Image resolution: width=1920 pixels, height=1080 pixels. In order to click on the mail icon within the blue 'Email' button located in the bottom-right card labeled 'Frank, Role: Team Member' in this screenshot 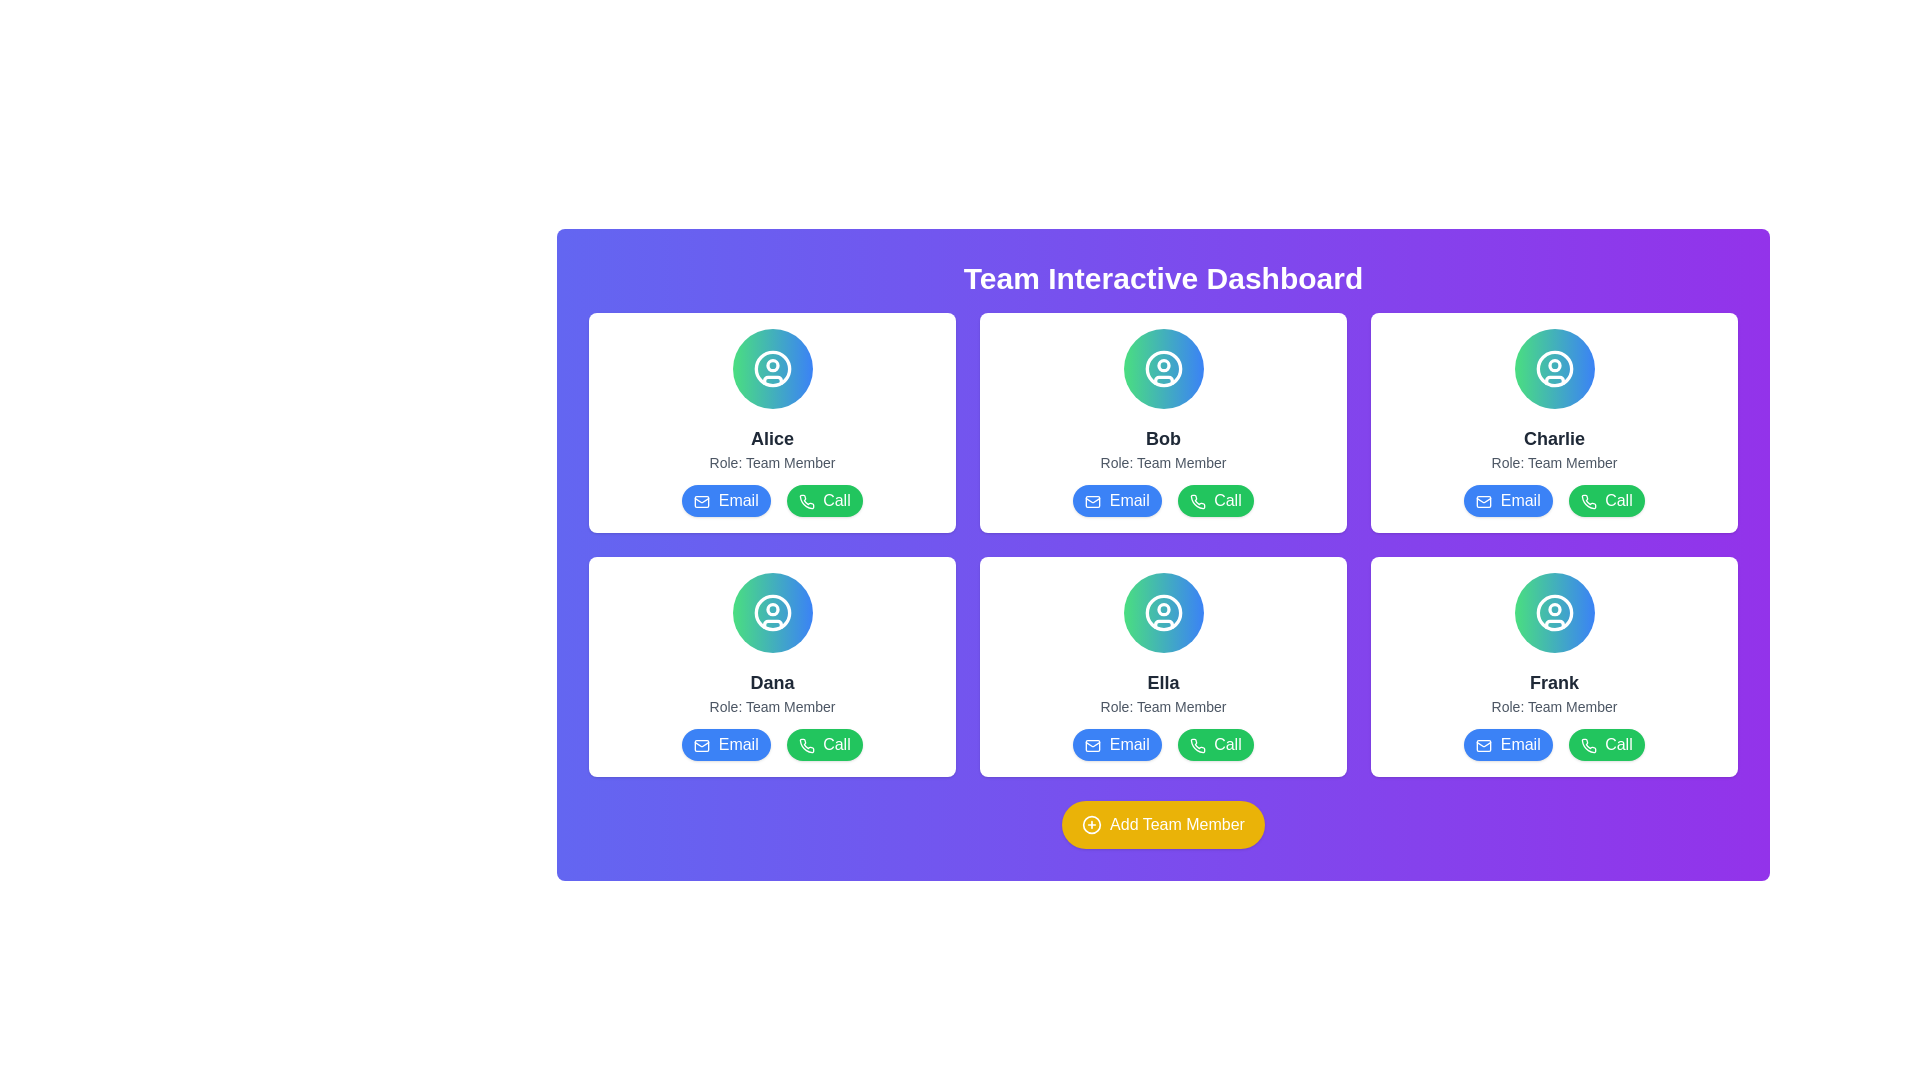, I will do `click(1484, 745)`.